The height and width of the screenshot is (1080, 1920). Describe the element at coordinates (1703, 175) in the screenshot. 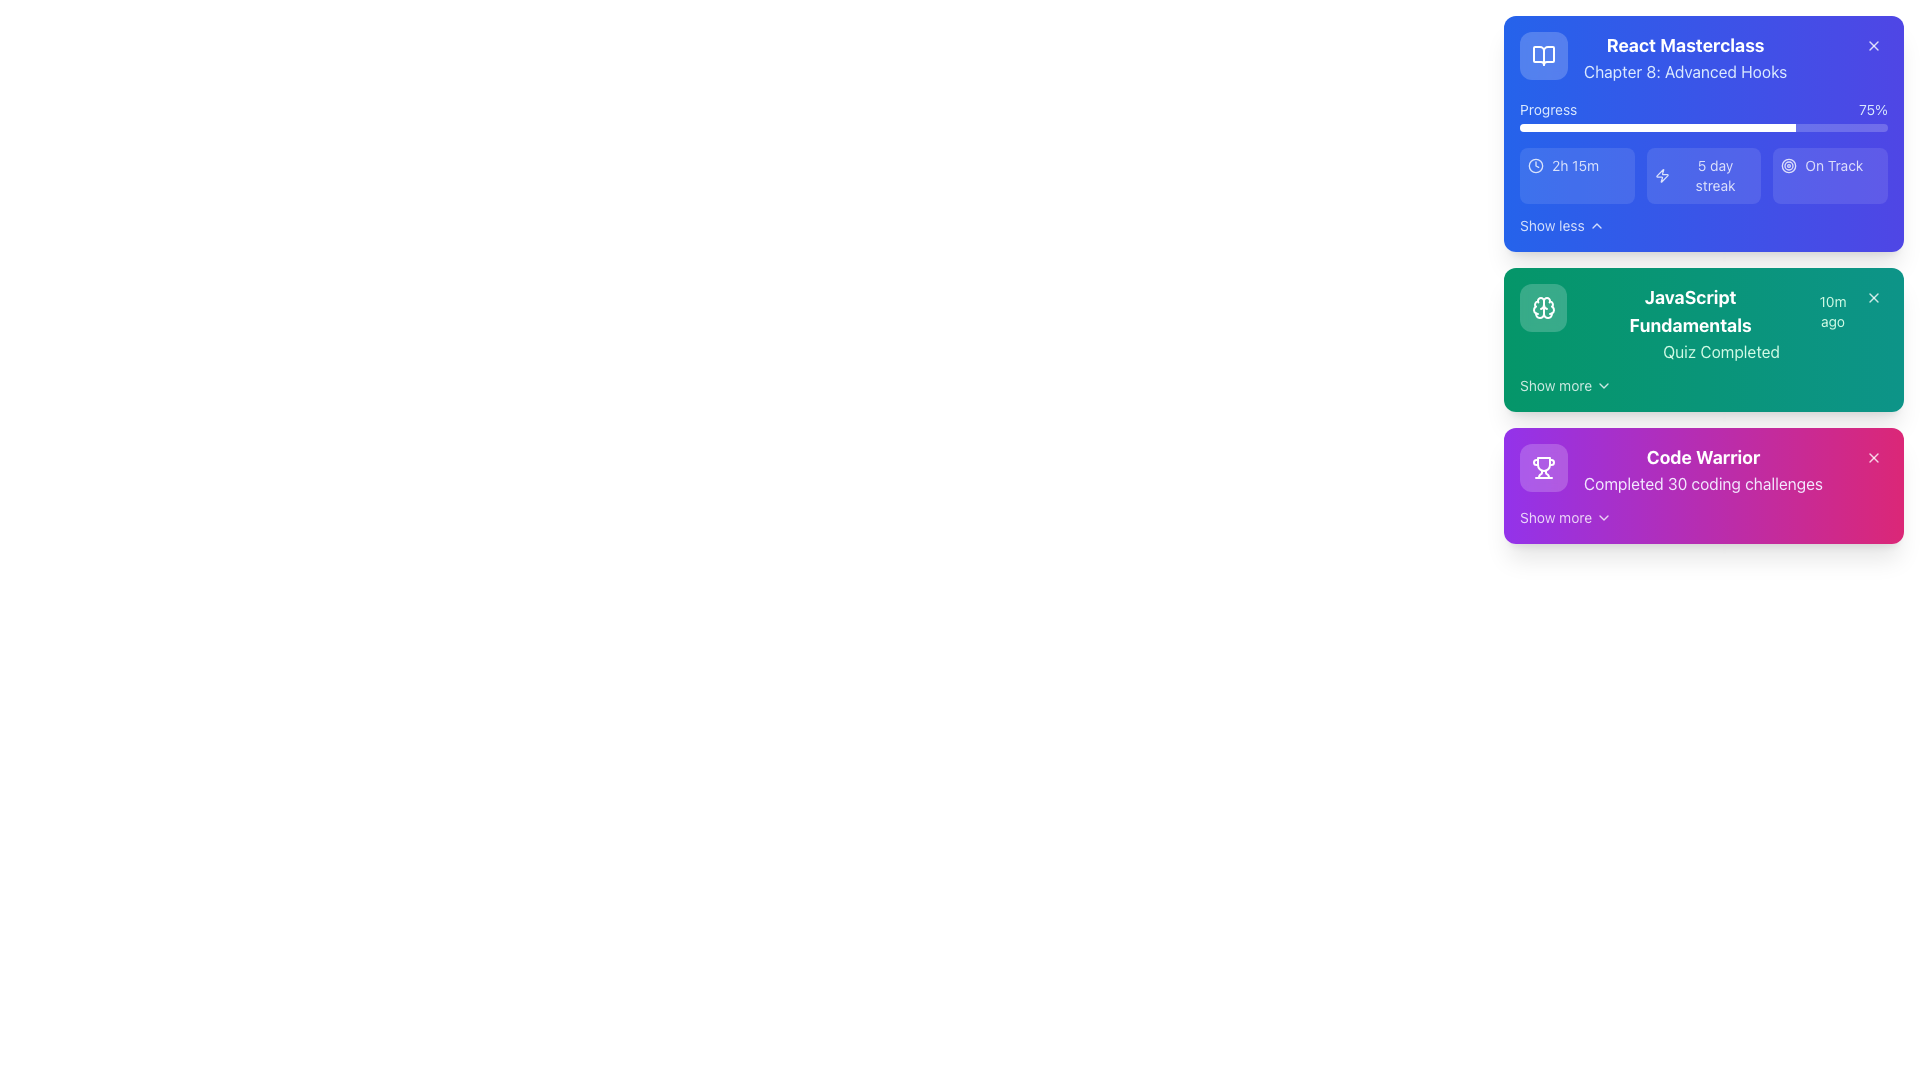

I see `displayed streak information from the button-like UI component showing '5 day streak' with a lightning bolt icon, positioned between '2h 15m' and 'On Track' buttons` at that location.